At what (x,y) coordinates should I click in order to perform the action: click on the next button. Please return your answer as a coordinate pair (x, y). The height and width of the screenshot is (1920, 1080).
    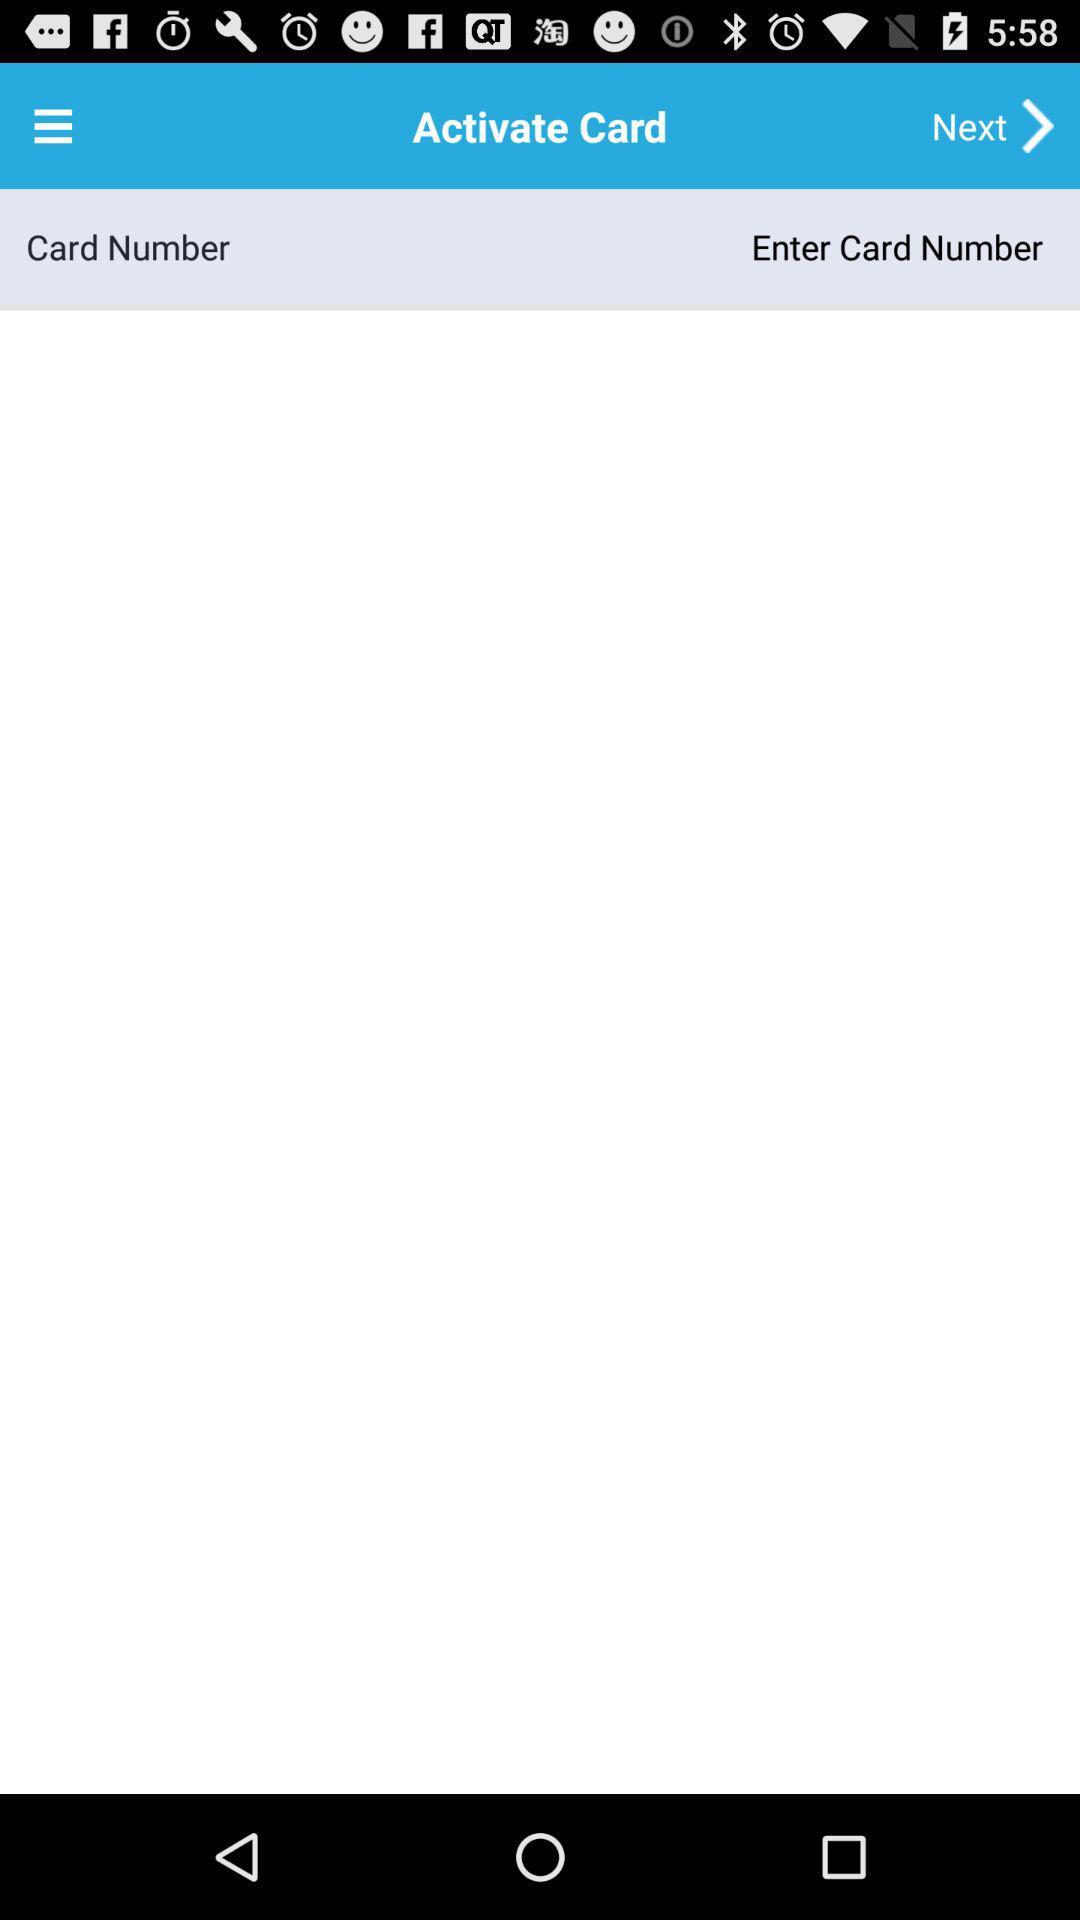
    Looking at the image, I should click on (968, 124).